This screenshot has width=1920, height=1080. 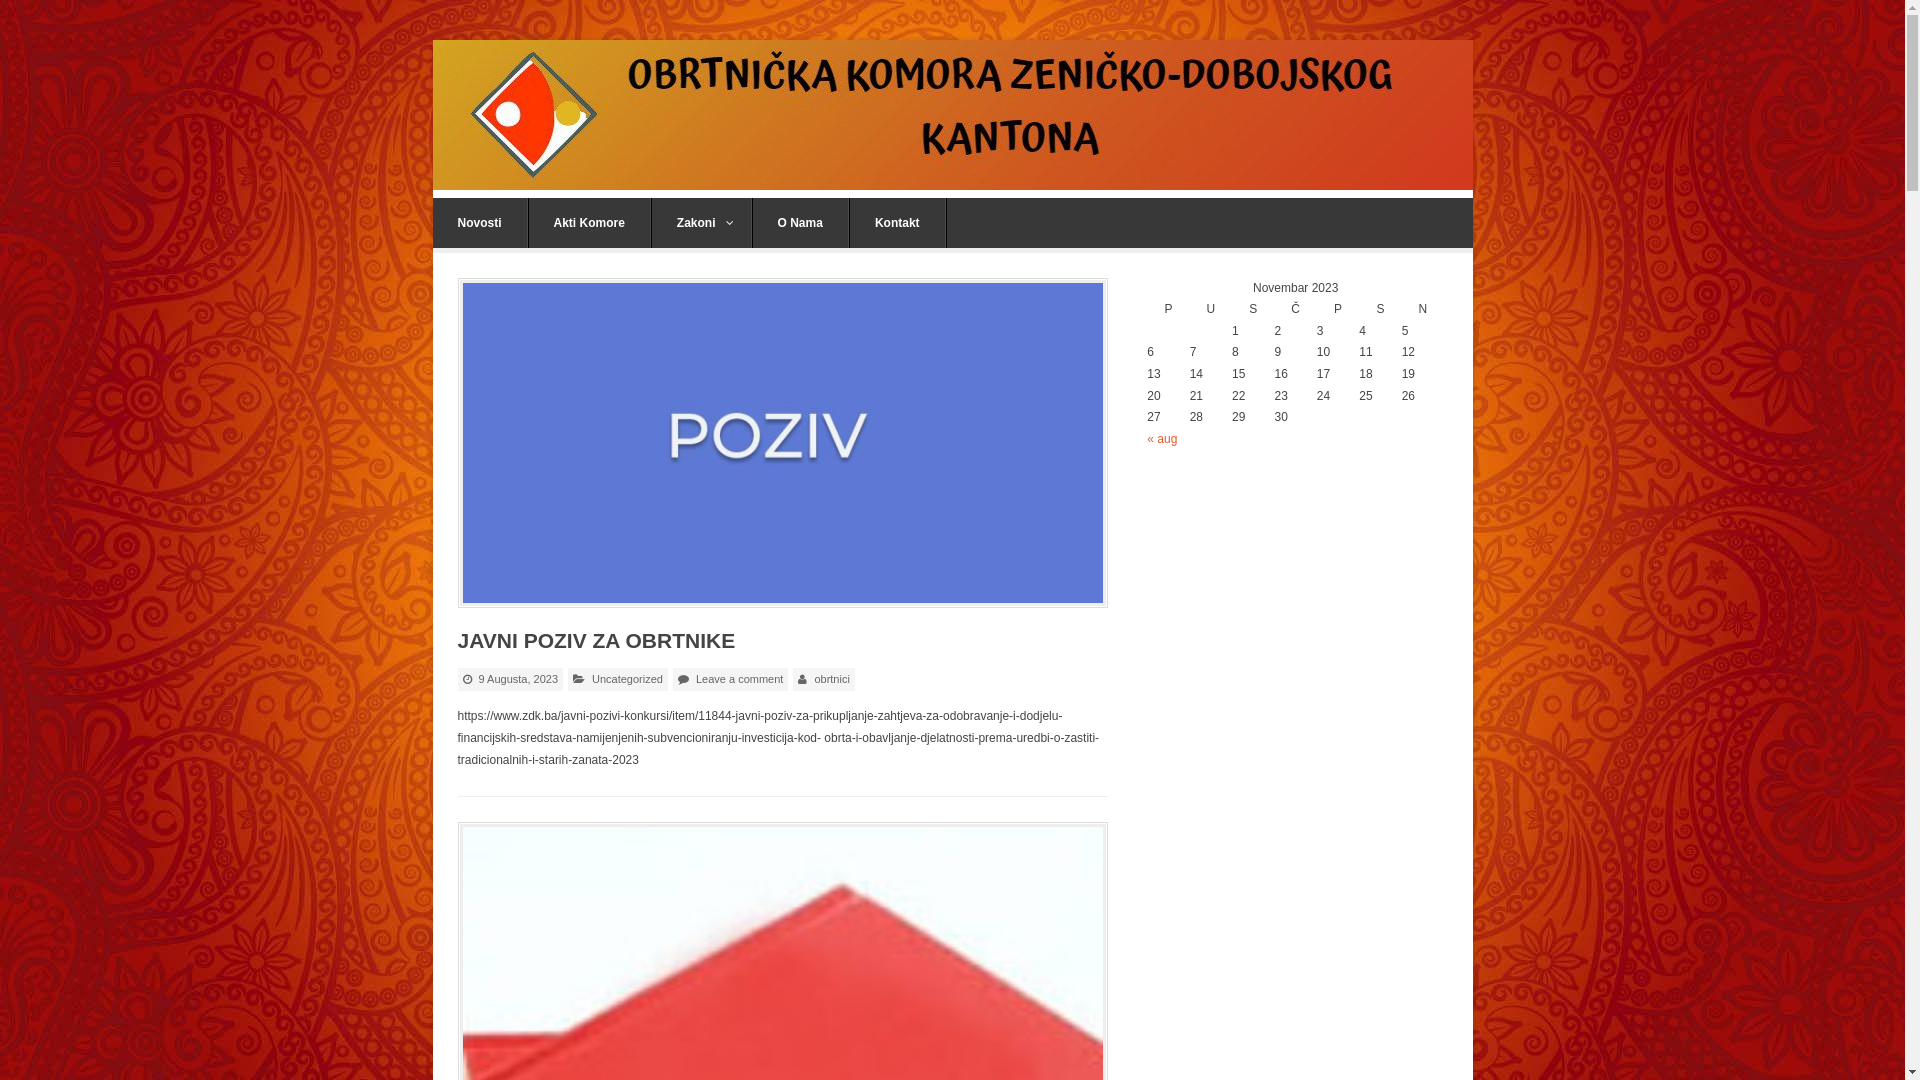 What do you see at coordinates (896, 223) in the screenshot?
I see `'Kontakt'` at bounding box center [896, 223].